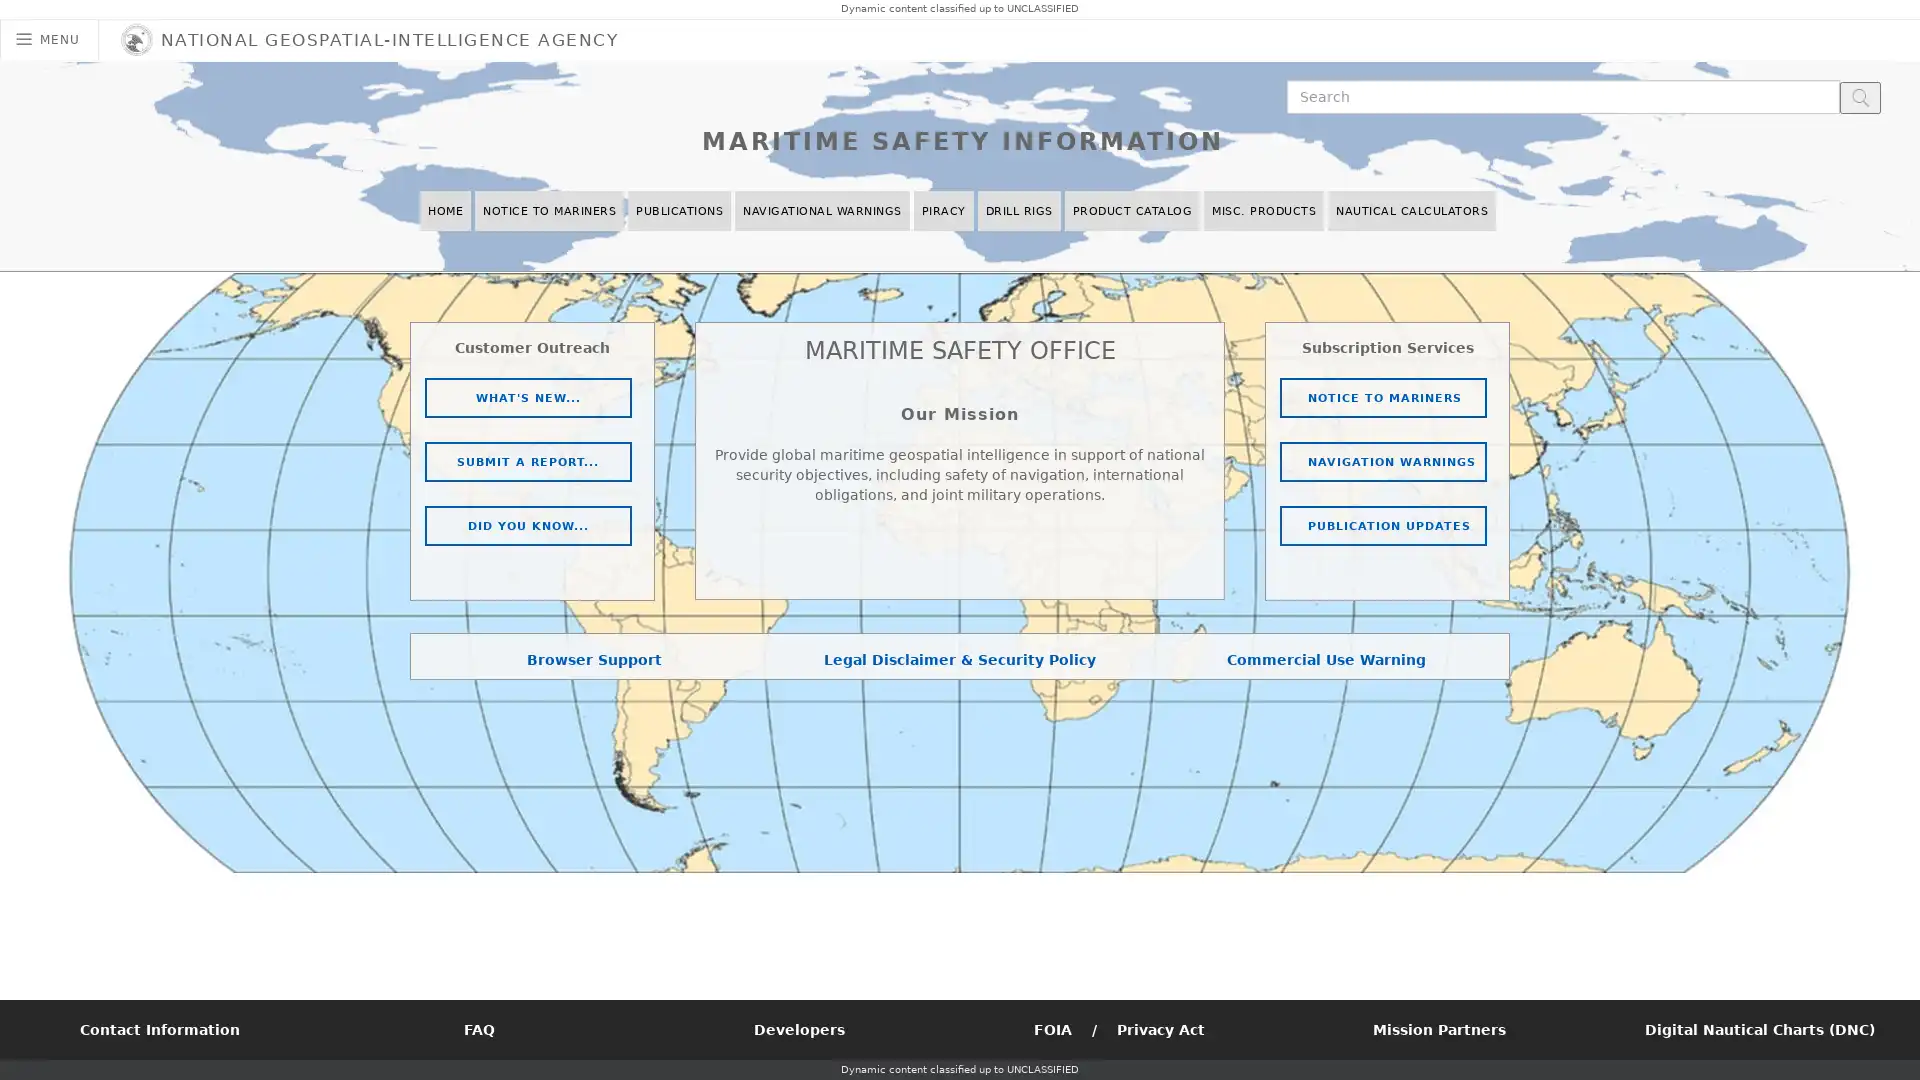  I want to click on search, so click(1858, 96).